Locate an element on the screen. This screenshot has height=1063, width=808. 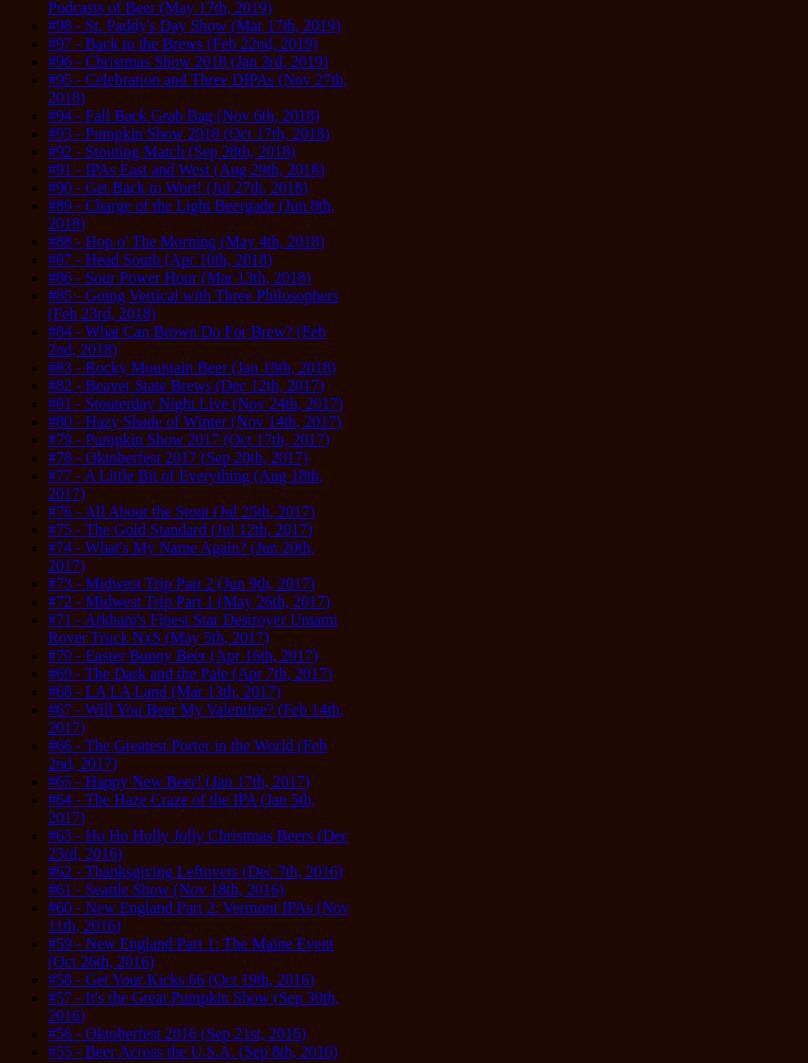
'#73 - Midwest Trip Part 2 (Jun 9th, 2017)' is located at coordinates (47, 582).